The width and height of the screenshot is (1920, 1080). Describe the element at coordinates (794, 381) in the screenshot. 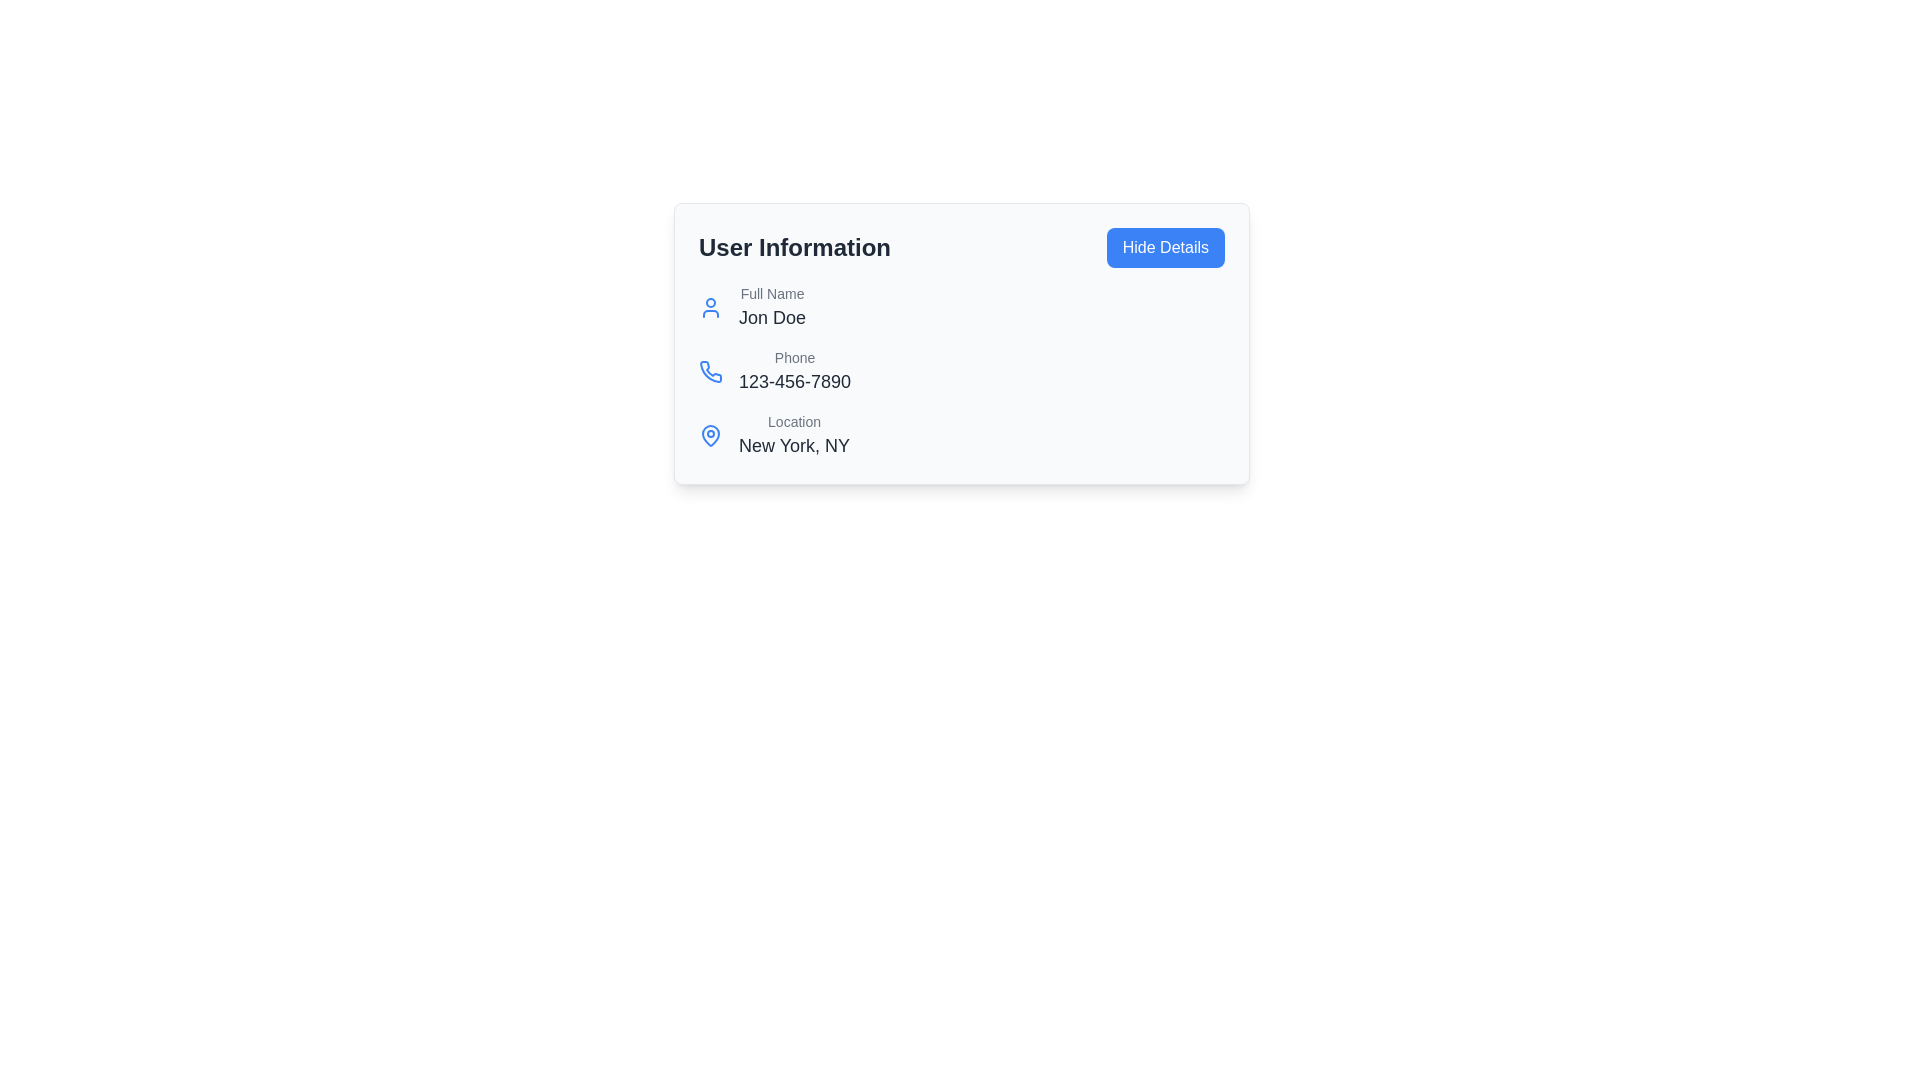

I see `the static text displaying the user's phone number '123-456-7890' in the user profile information section` at that location.